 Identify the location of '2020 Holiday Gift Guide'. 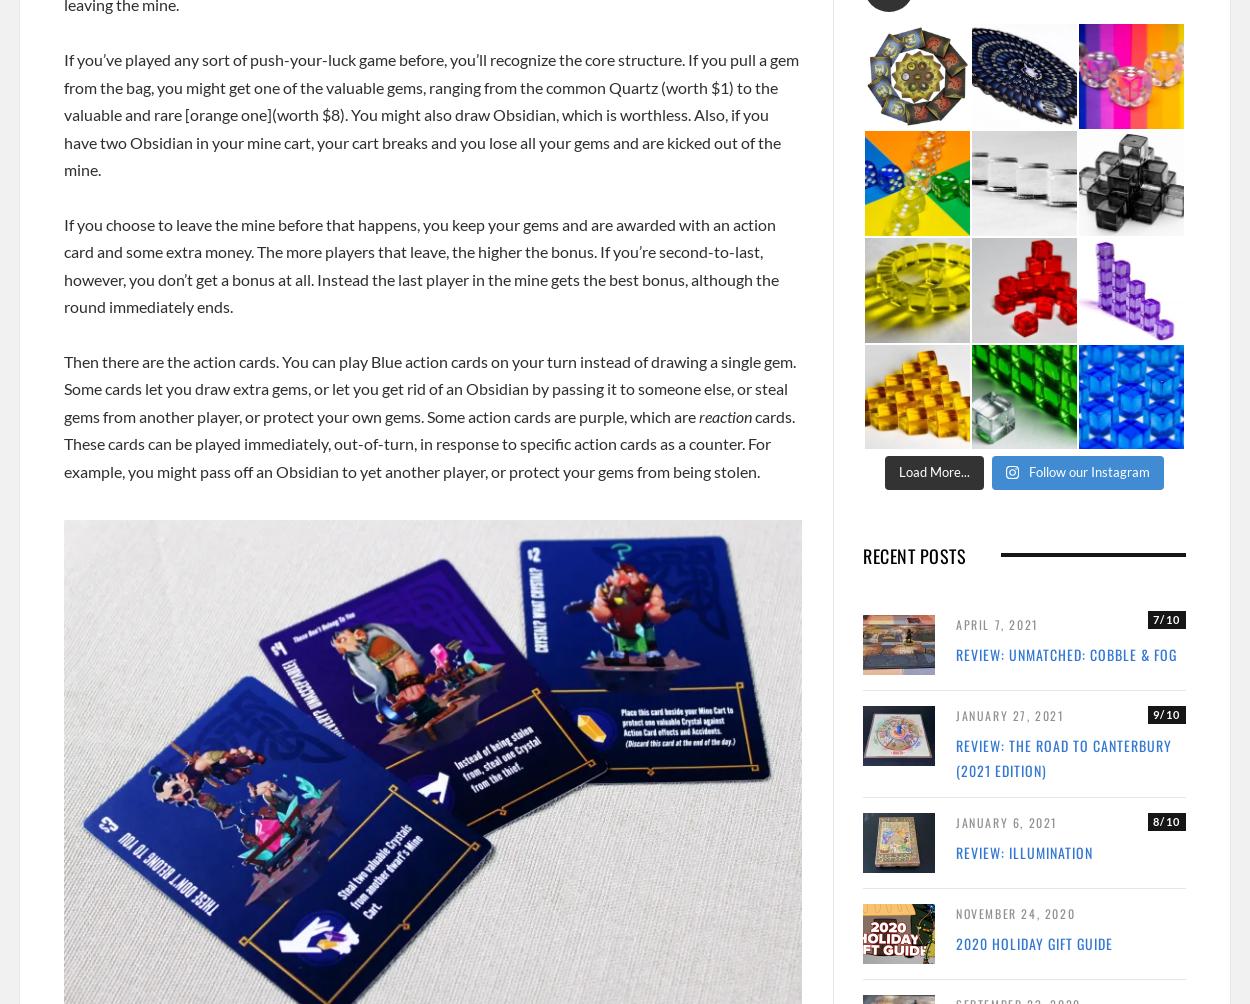
(955, 941).